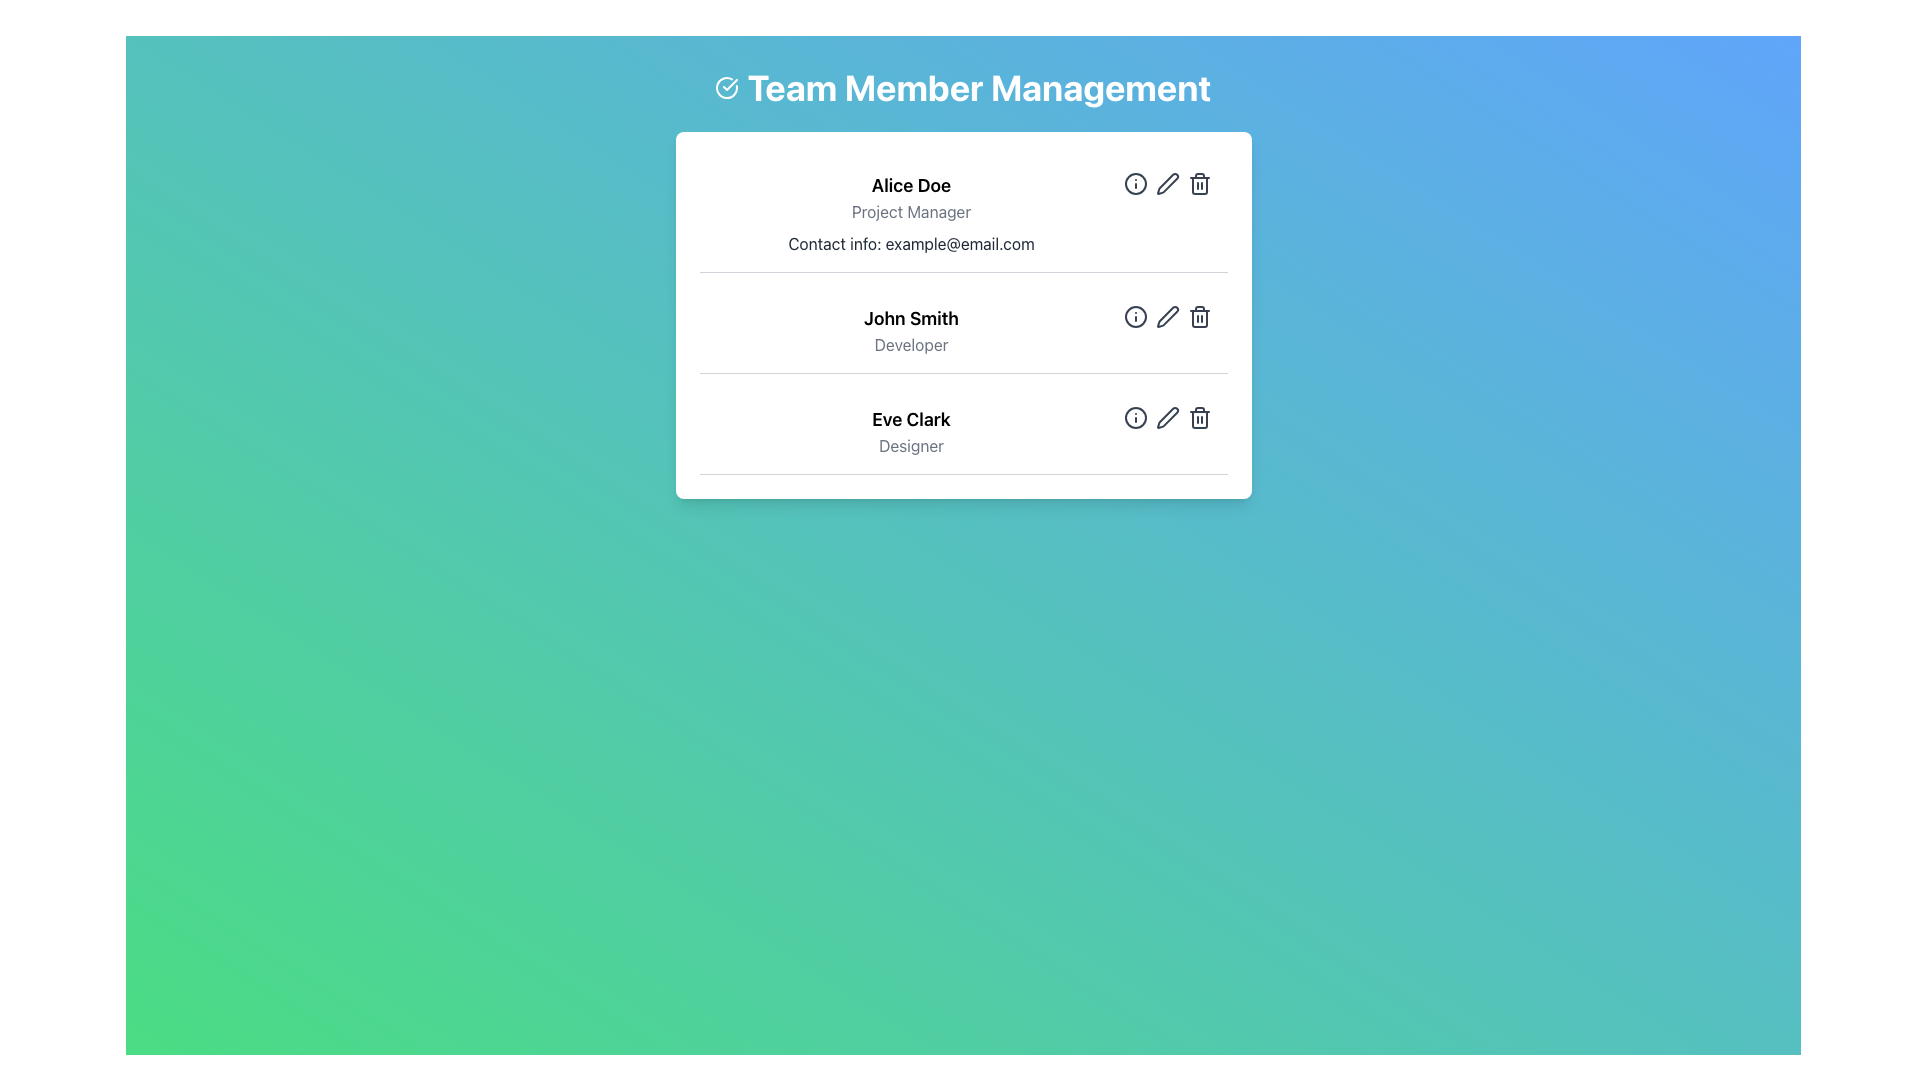  I want to click on the trash can icon button associated with team member Eve Clark, which is styled gray and turns red on hover, so click(1199, 416).